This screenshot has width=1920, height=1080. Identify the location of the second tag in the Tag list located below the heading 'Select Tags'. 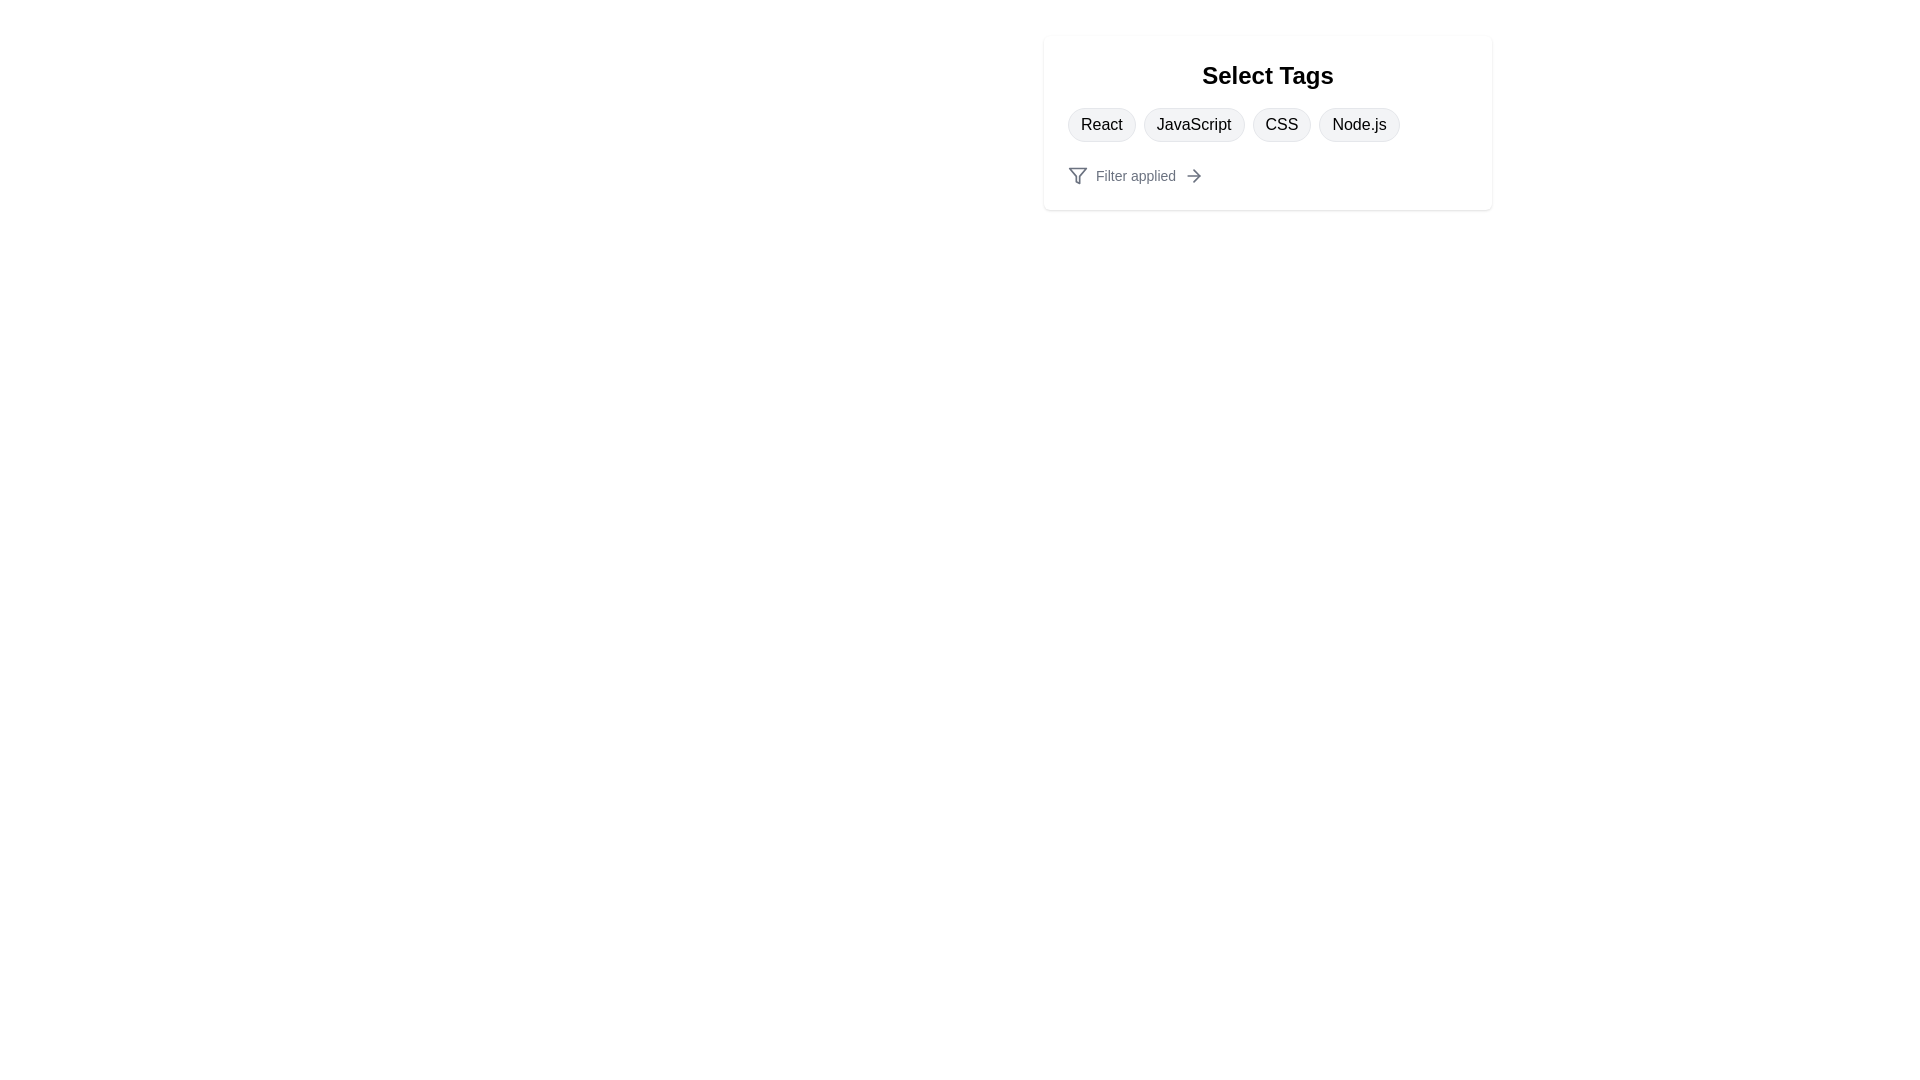
(1266, 124).